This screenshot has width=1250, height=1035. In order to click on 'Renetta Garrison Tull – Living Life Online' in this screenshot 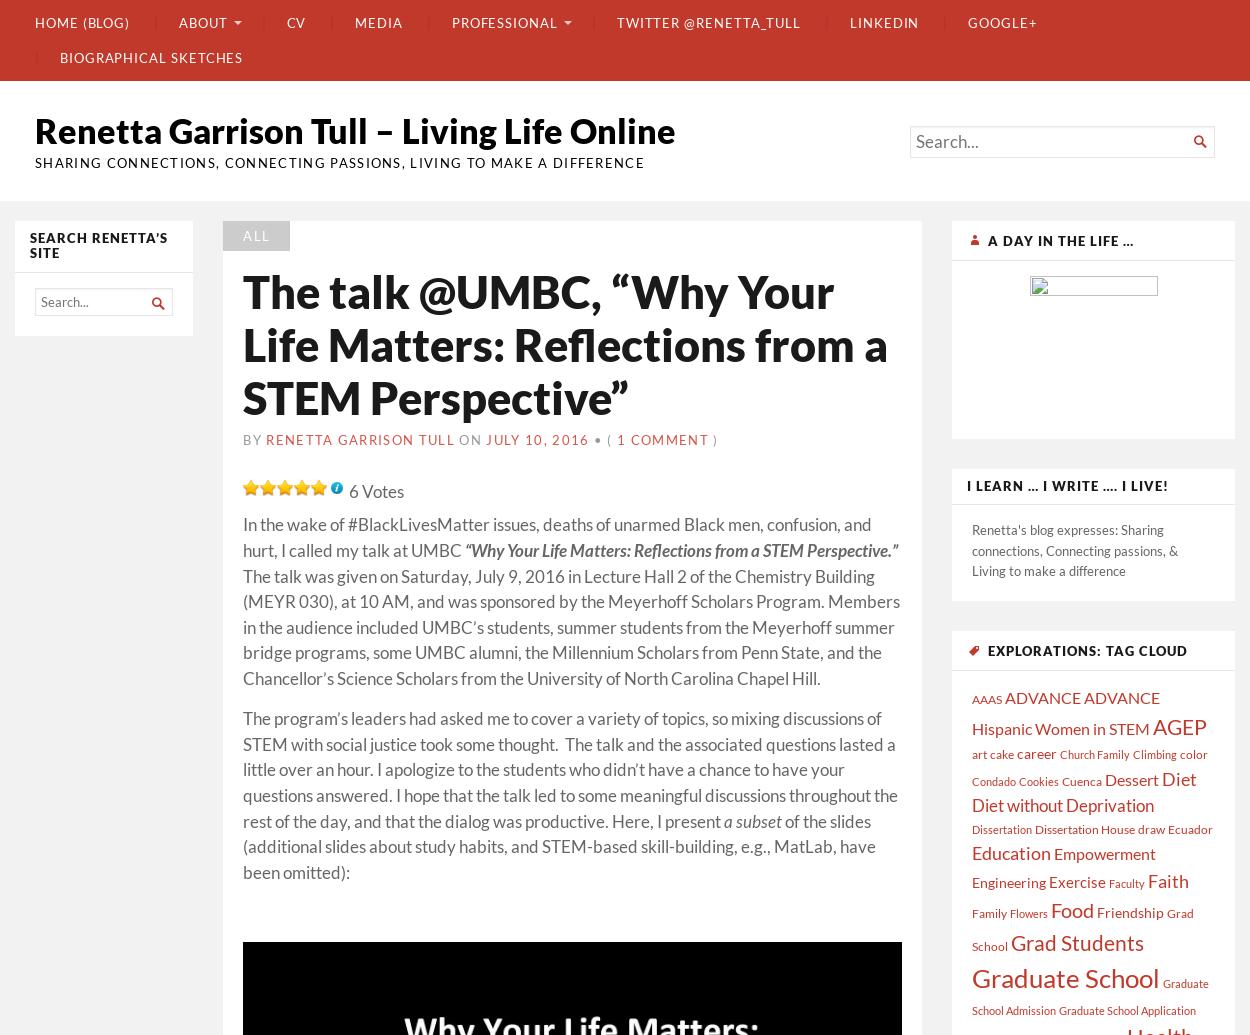, I will do `click(354, 129)`.